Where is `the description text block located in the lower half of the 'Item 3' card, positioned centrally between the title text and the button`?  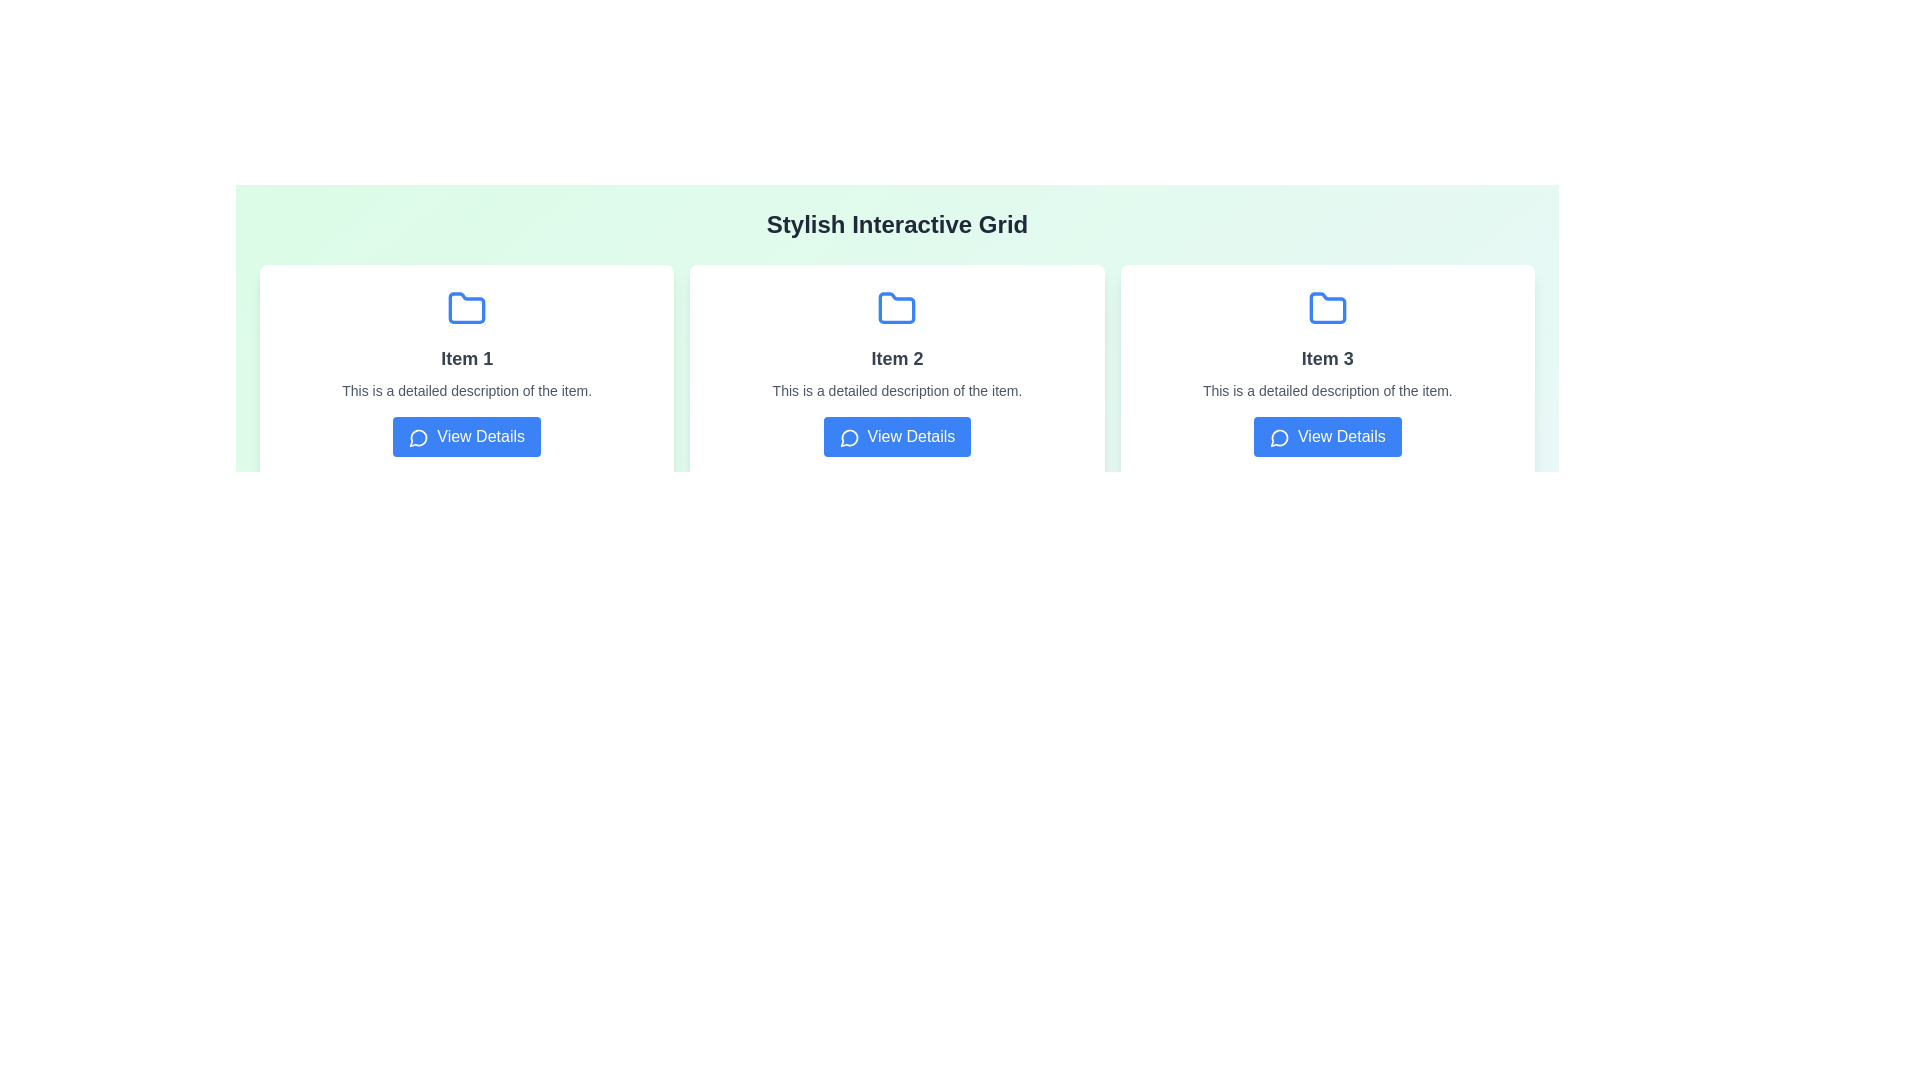 the description text block located in the lower half of the 'Item 3' card, positioned centrally between the title text and the button is located at coordinates (1327, 390).